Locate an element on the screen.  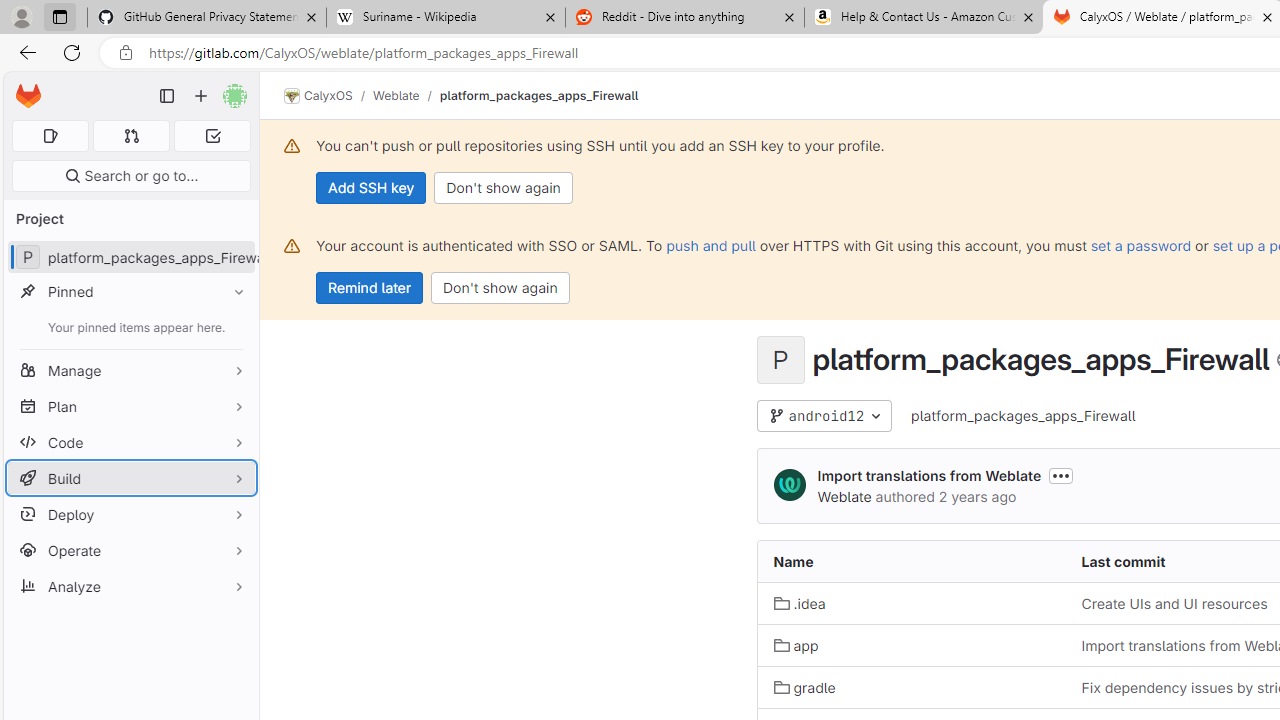
'Create UIs and UI resources' is located at coordinates (1175, 602).